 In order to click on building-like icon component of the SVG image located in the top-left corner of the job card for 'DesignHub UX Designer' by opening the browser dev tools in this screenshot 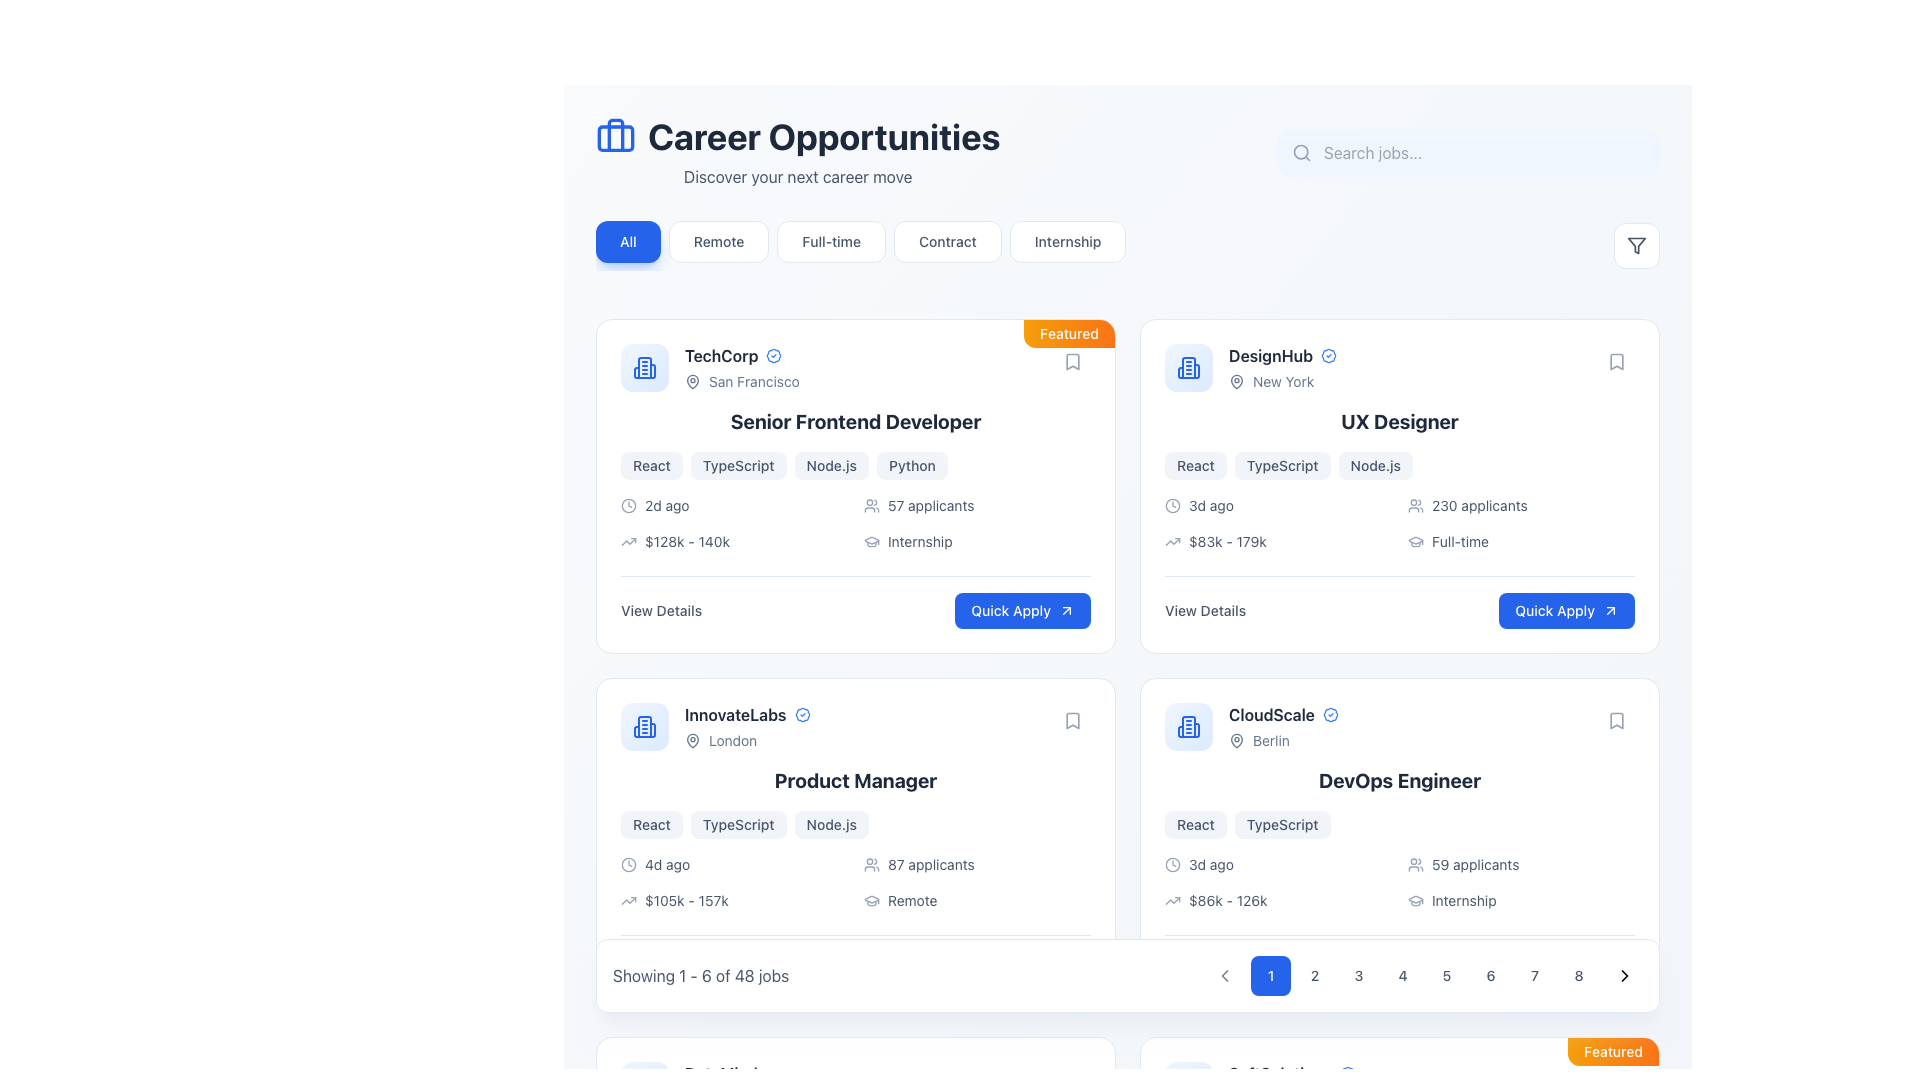, I will do `click(1189, 367)`.